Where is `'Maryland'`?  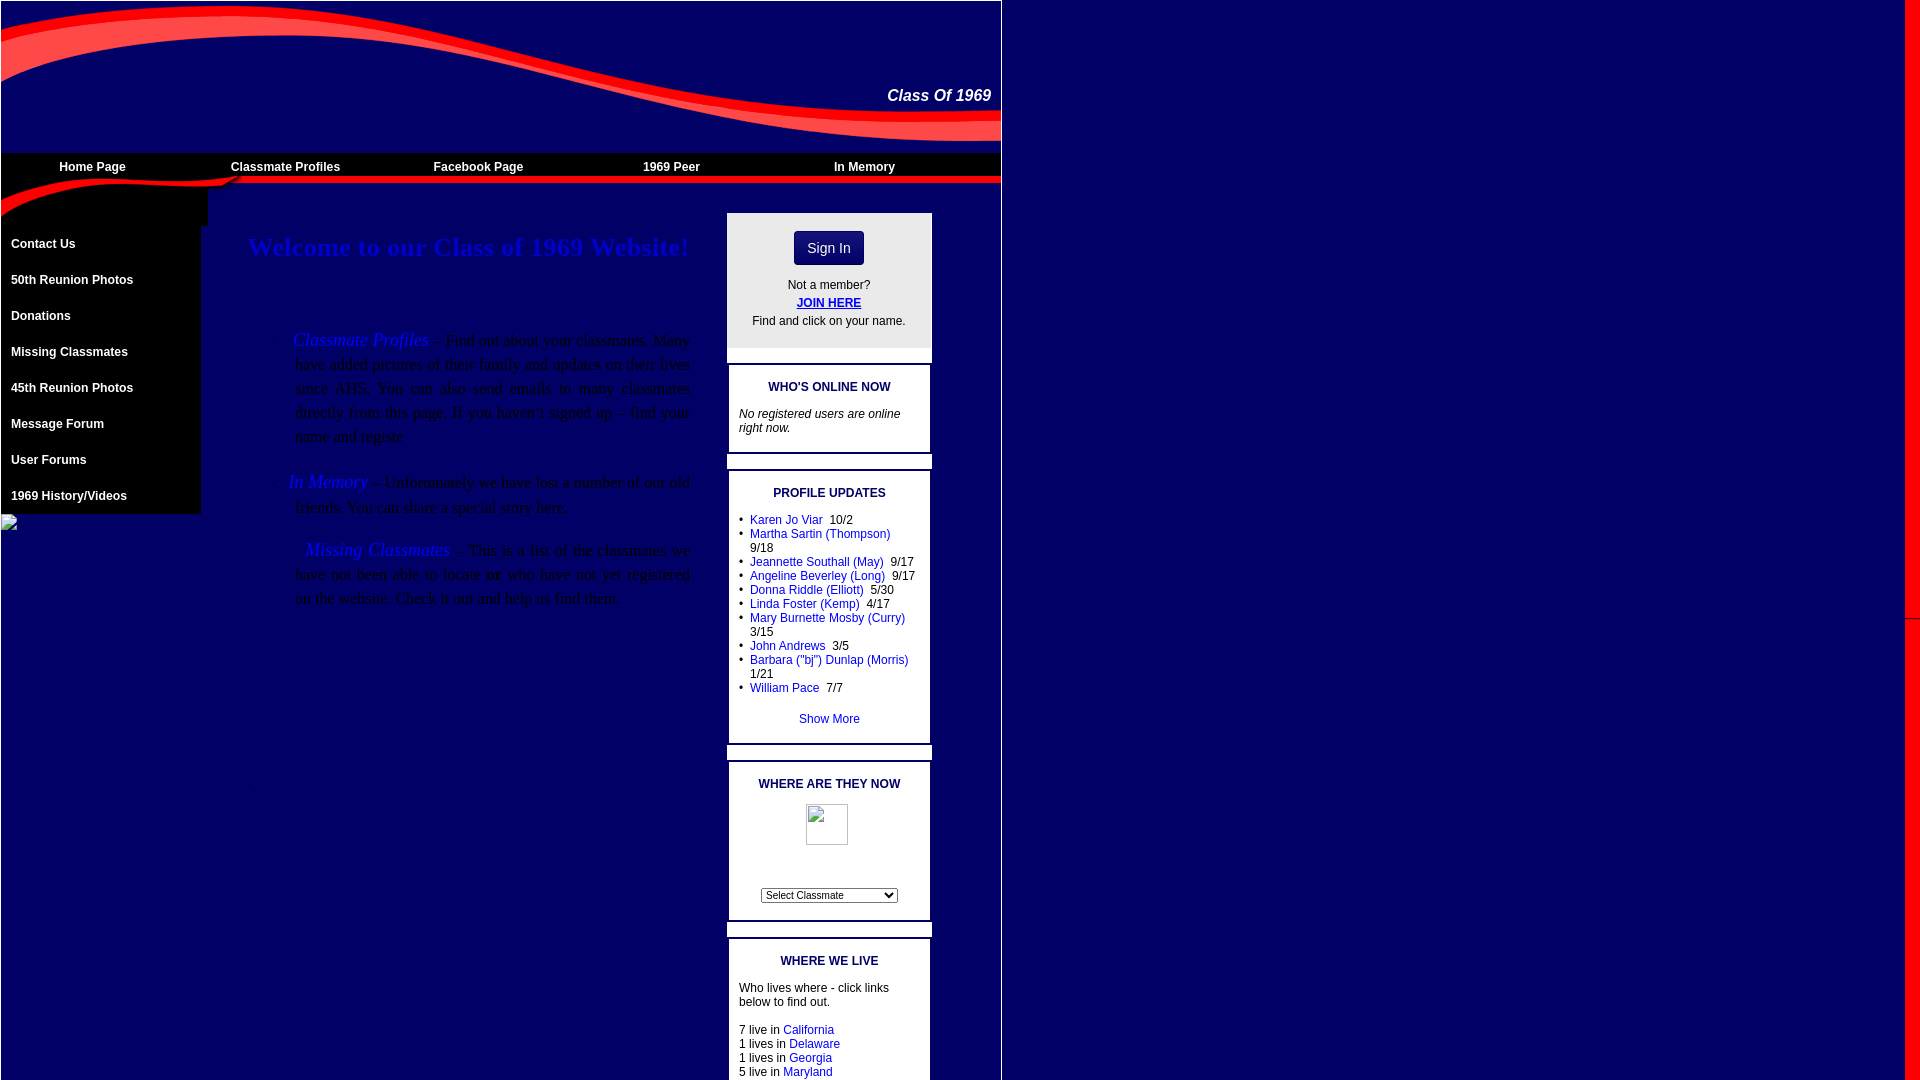 'Maryland' is located at coordinates (781, 1071).